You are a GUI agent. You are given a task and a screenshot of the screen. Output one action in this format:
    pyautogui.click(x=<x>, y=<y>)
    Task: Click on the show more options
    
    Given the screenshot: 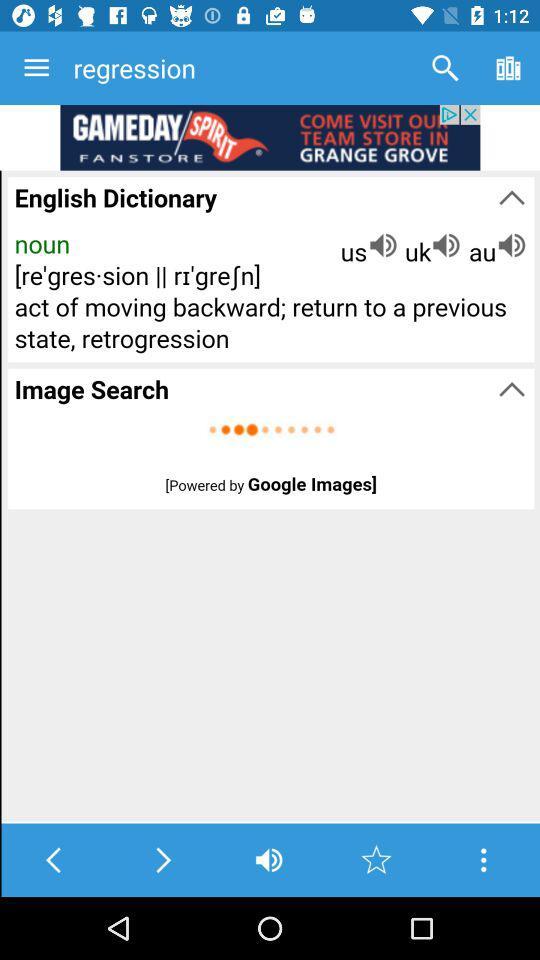 What is the action you would take?
    pyautogui.click(x=482, y=859)
    